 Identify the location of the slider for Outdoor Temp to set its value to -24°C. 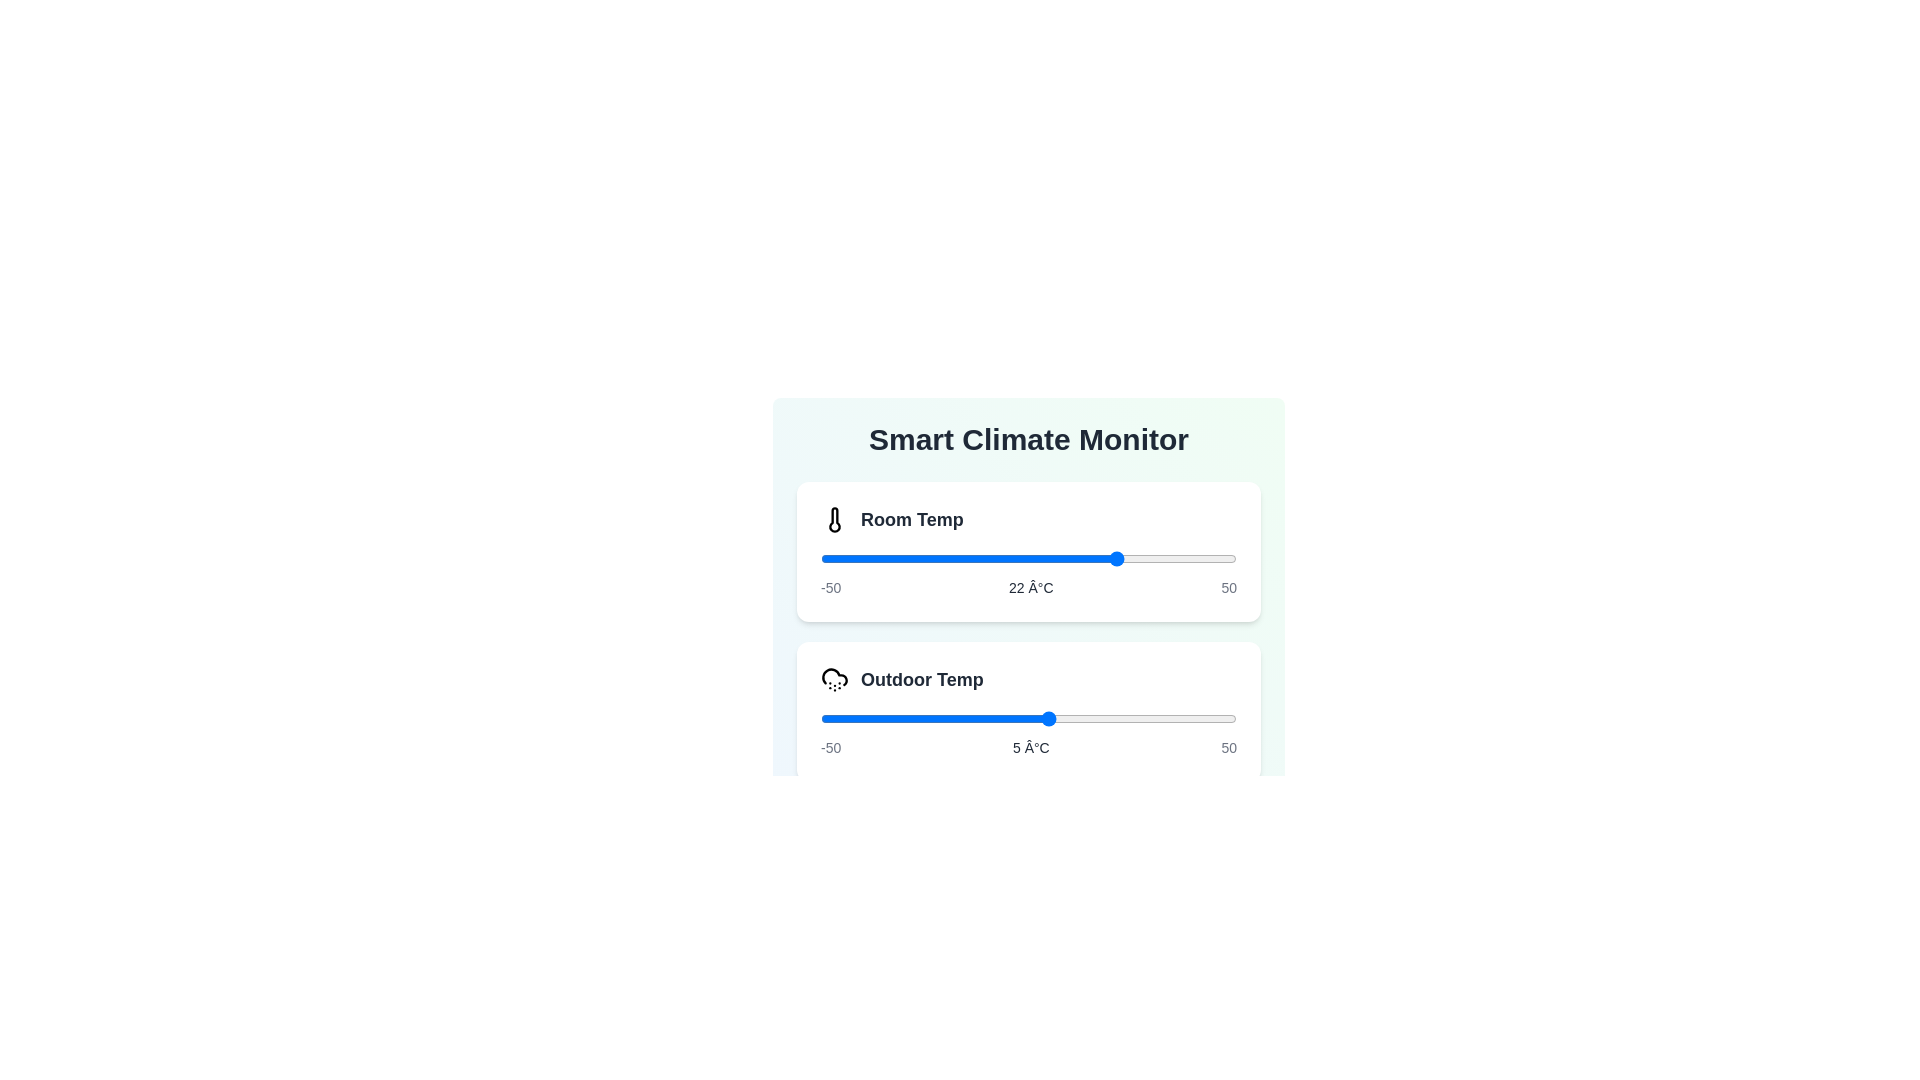
(928, 717).